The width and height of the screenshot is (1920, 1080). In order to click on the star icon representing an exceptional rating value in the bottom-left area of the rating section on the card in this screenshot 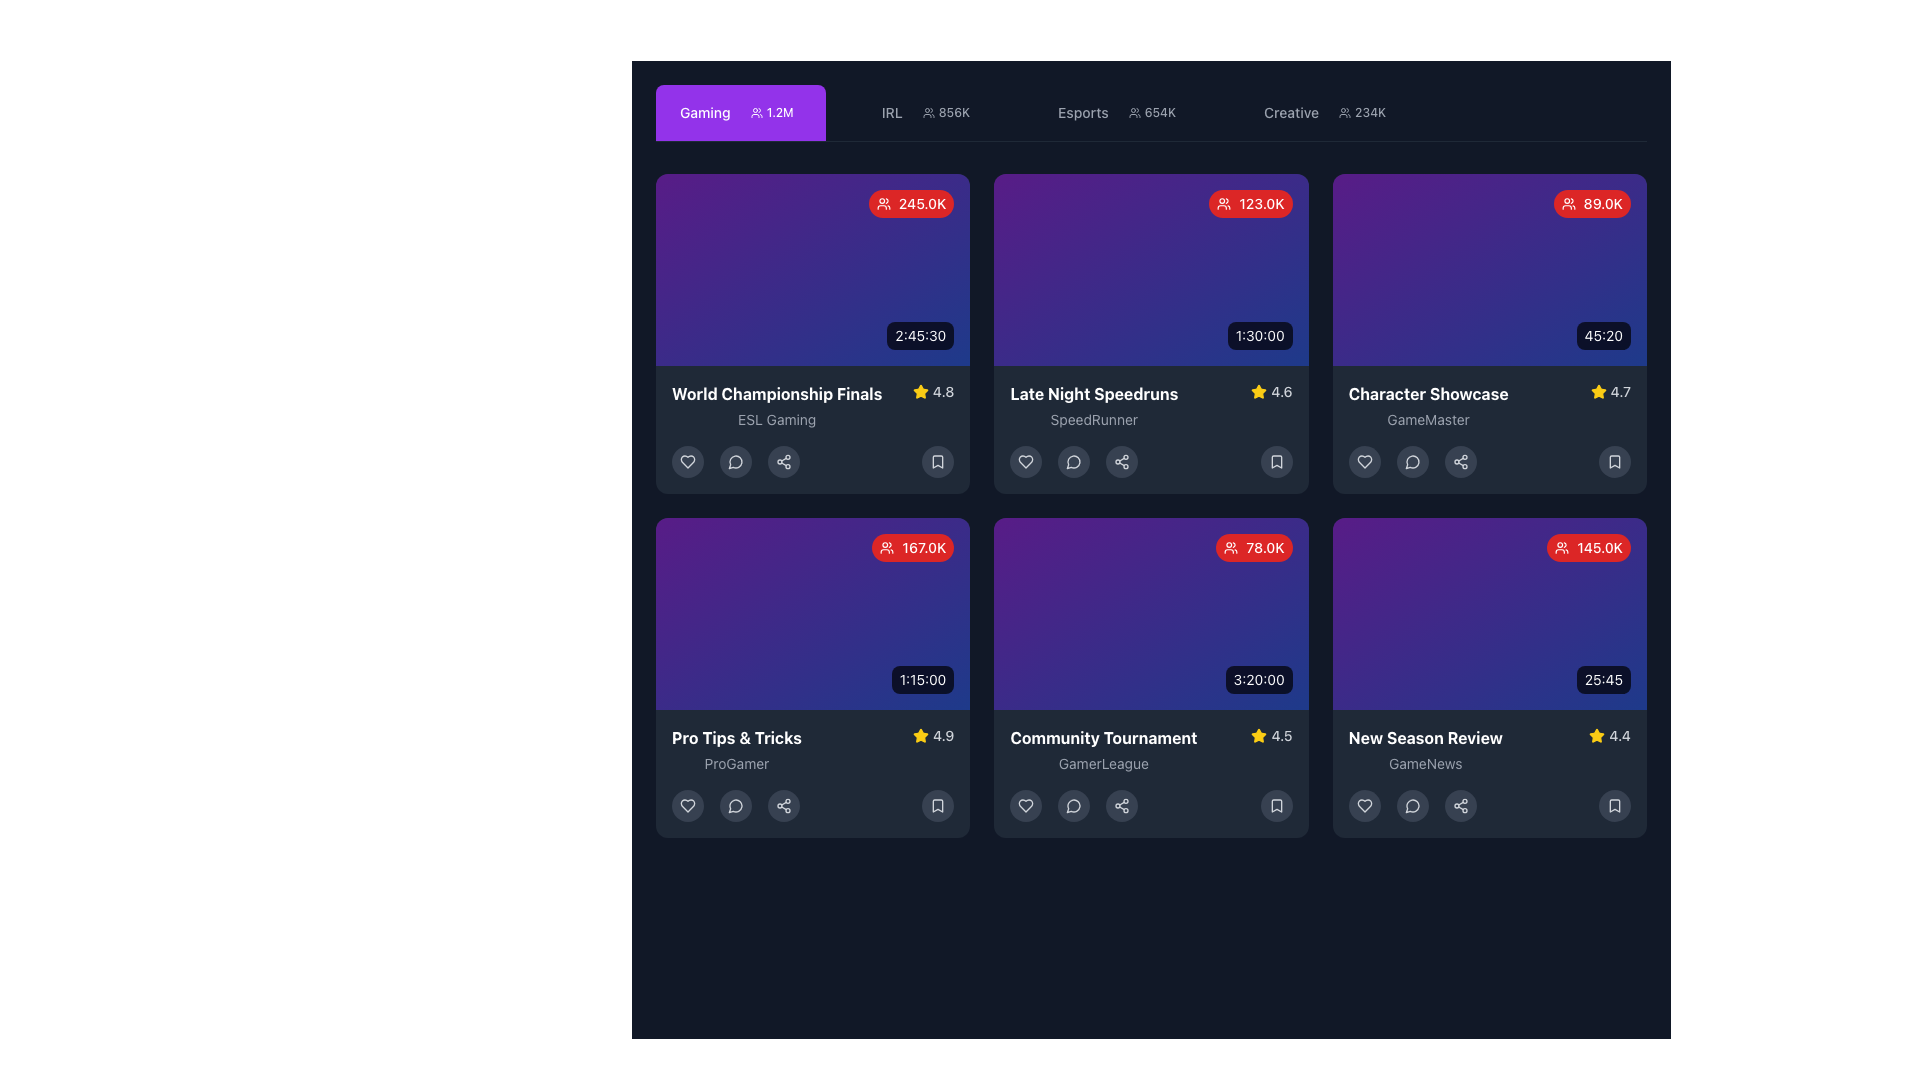, I will do `click(920, 736)`.